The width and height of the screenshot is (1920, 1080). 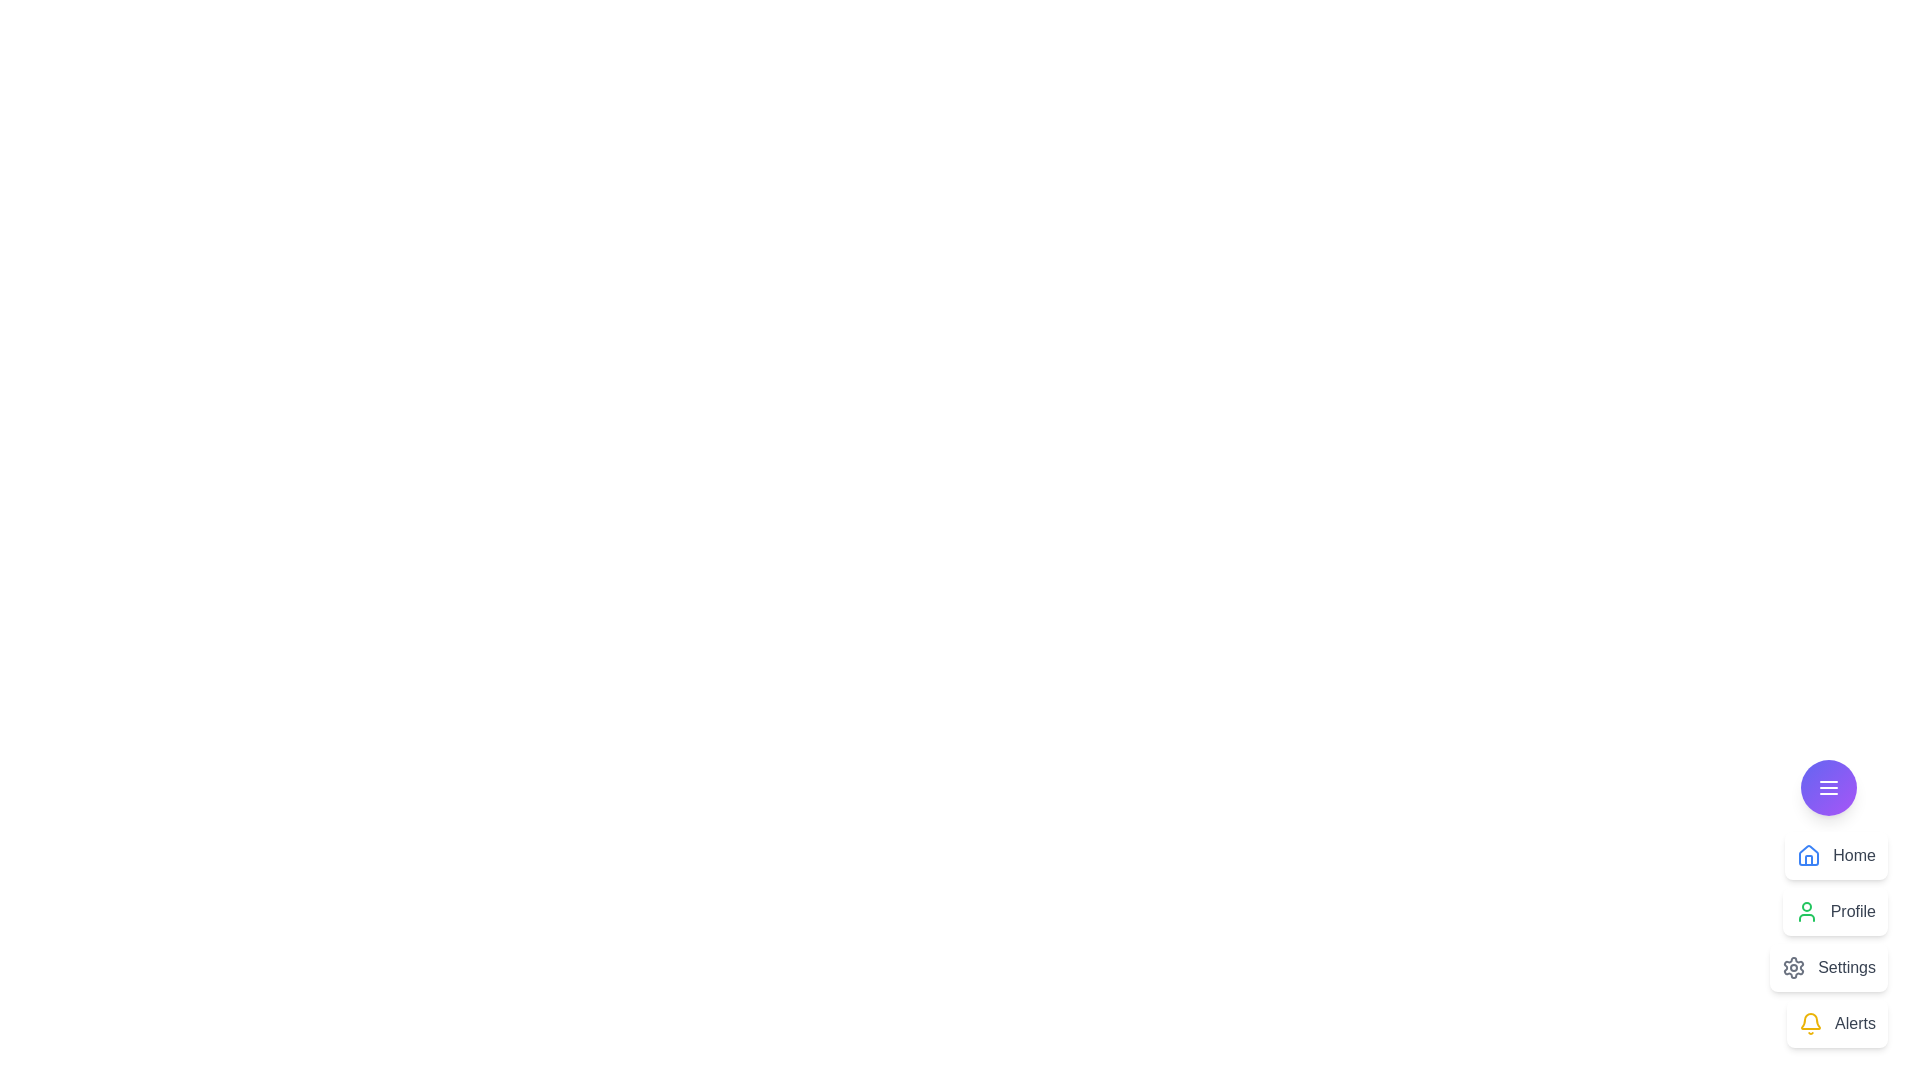 I want to click on the icon corresponding to Profile in the CustomSpeedDial menu, so click(x=1806, y=911).